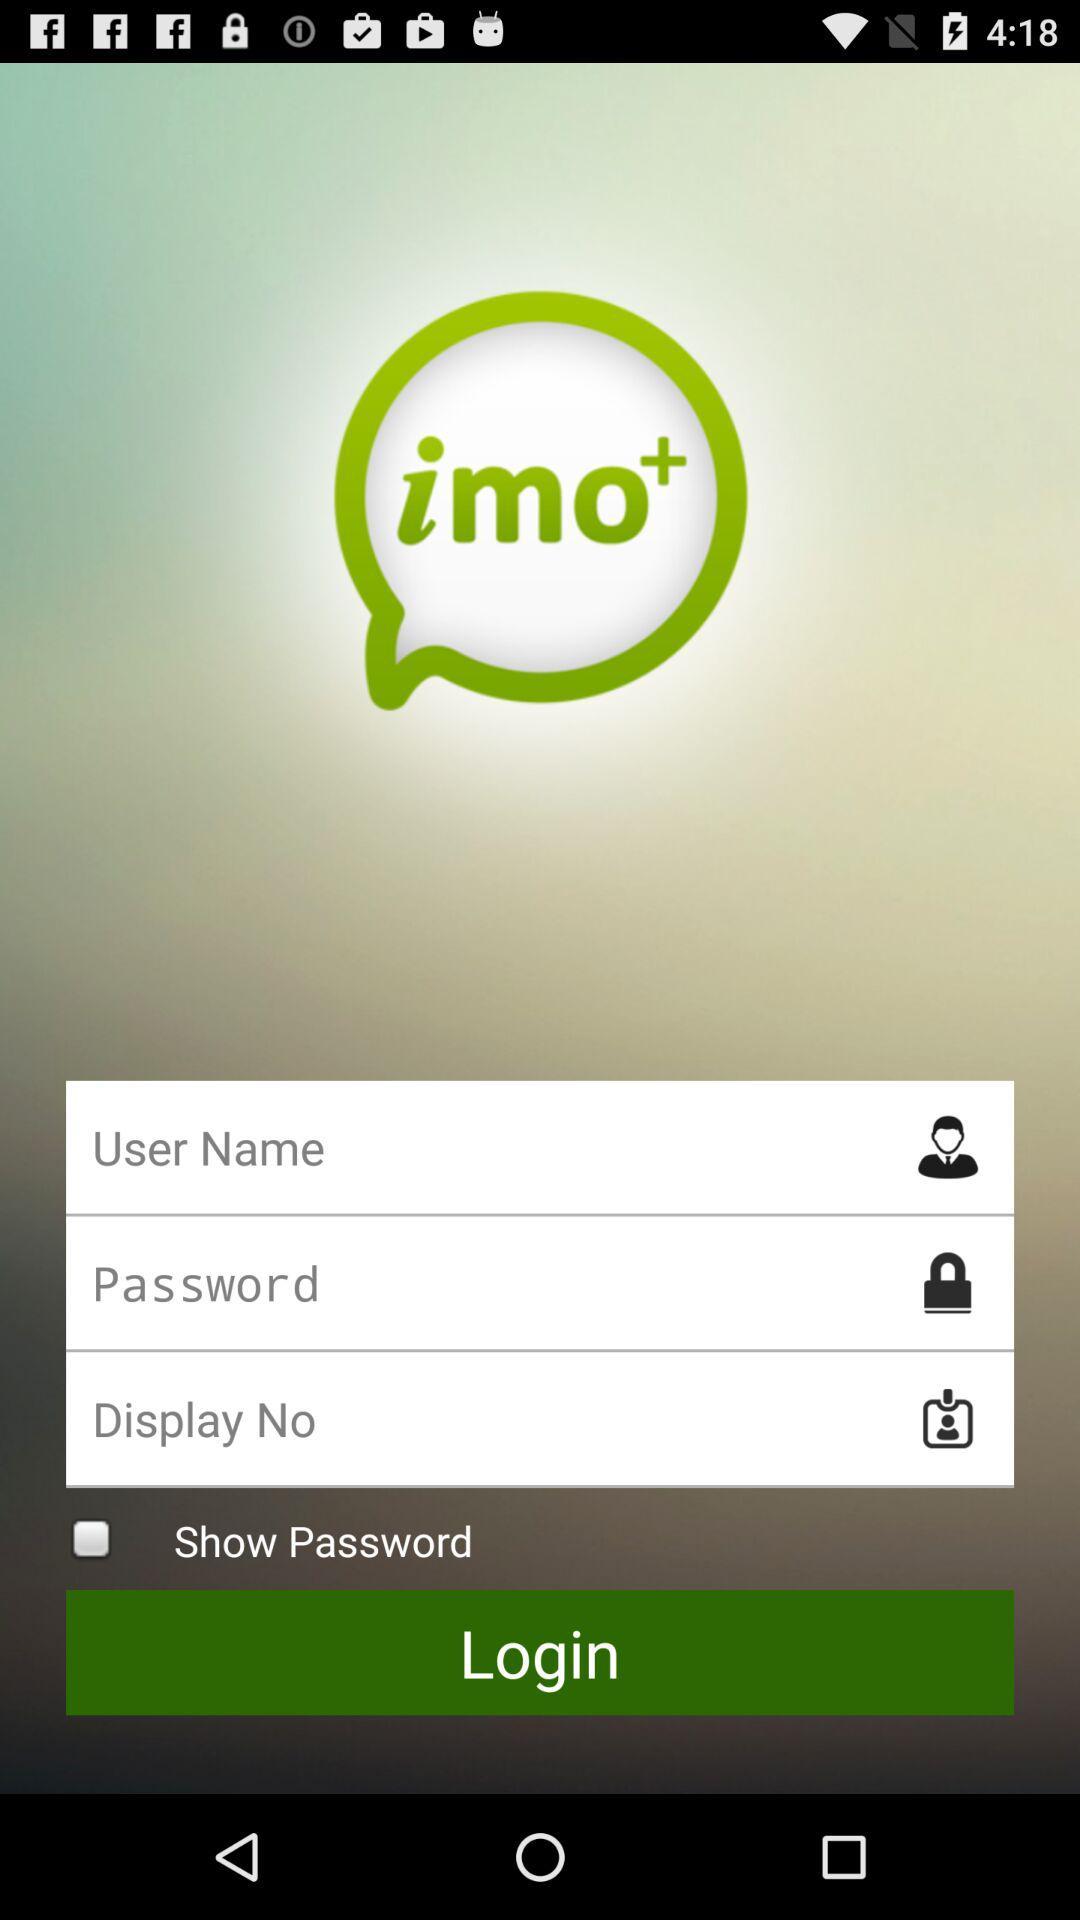 The width and height of the screenshot is (1080, 1920). I want to click on the item above the login item, so click(540, 1538).